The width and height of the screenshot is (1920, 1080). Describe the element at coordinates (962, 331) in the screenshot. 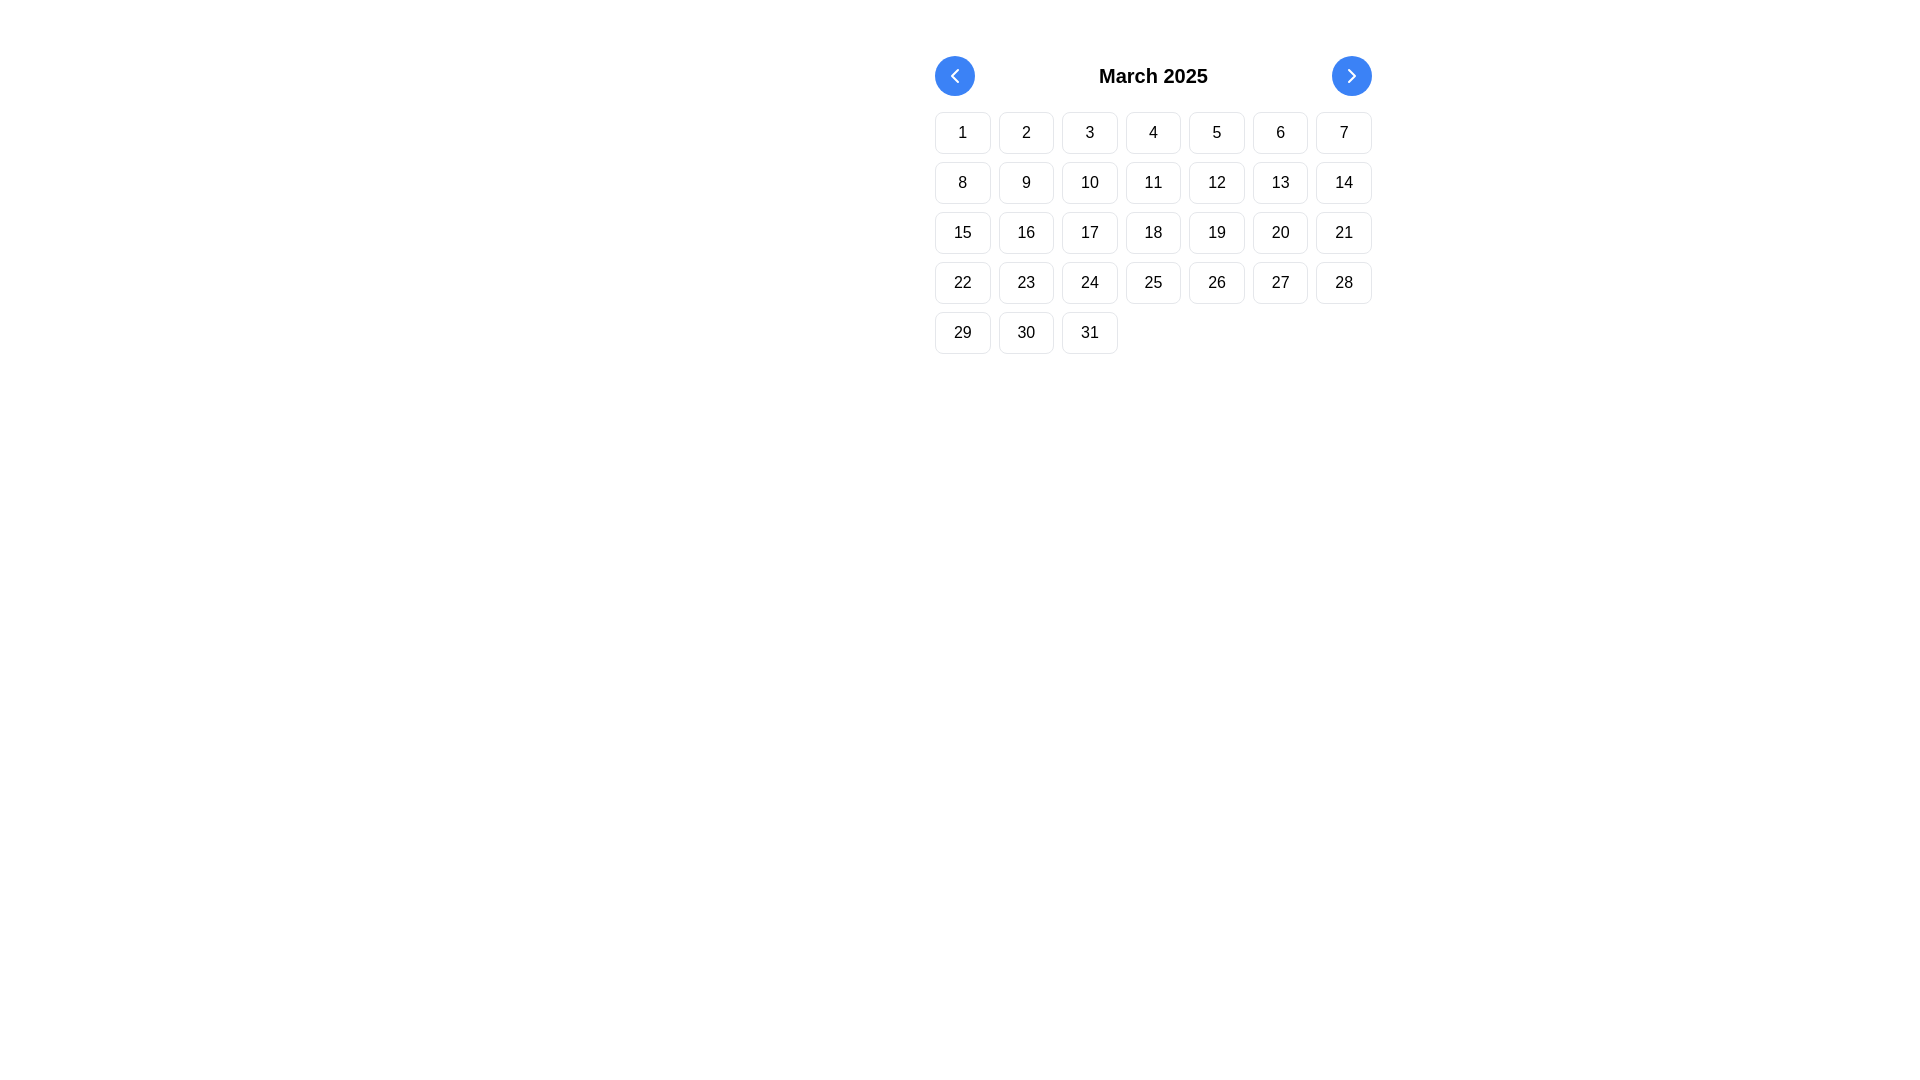

I see `the small rectangular button displaying the text '29' in the calendar grid, located in the bottom row, first column, representing the date 'March 29, 2025'` at that location.